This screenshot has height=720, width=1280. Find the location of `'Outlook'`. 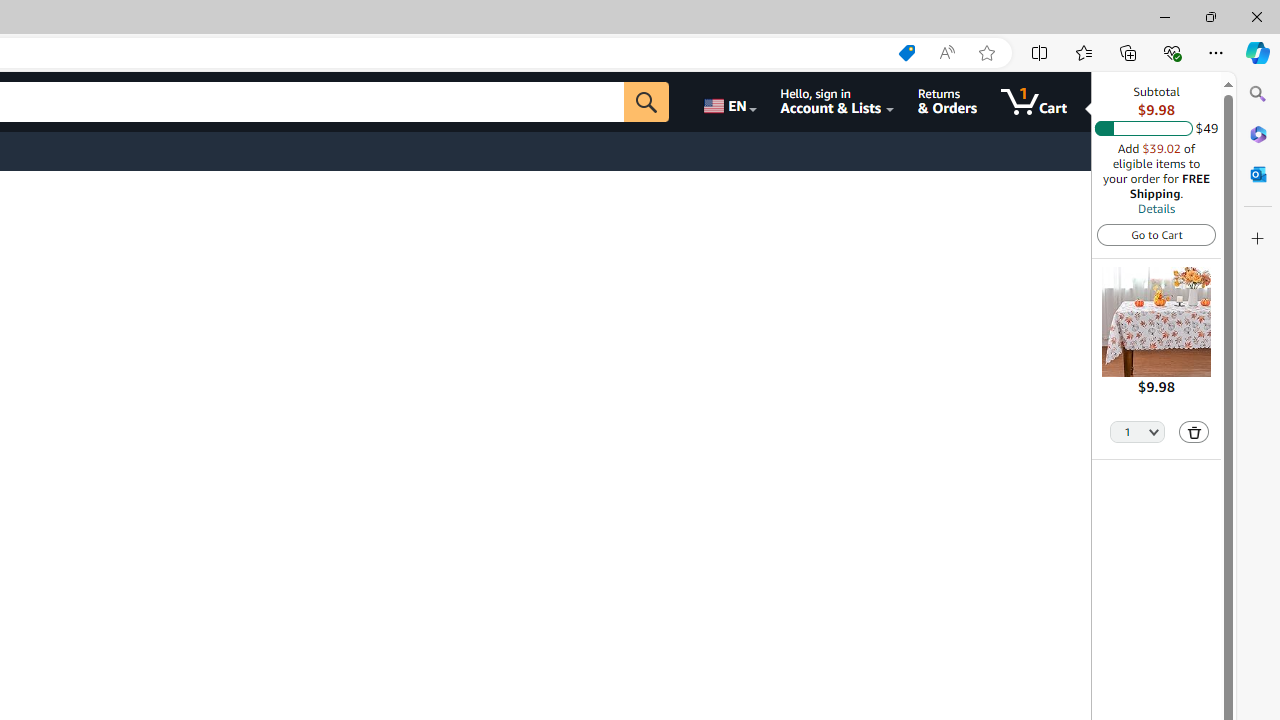

'Outlook' is located at coordinates (1257, 173).